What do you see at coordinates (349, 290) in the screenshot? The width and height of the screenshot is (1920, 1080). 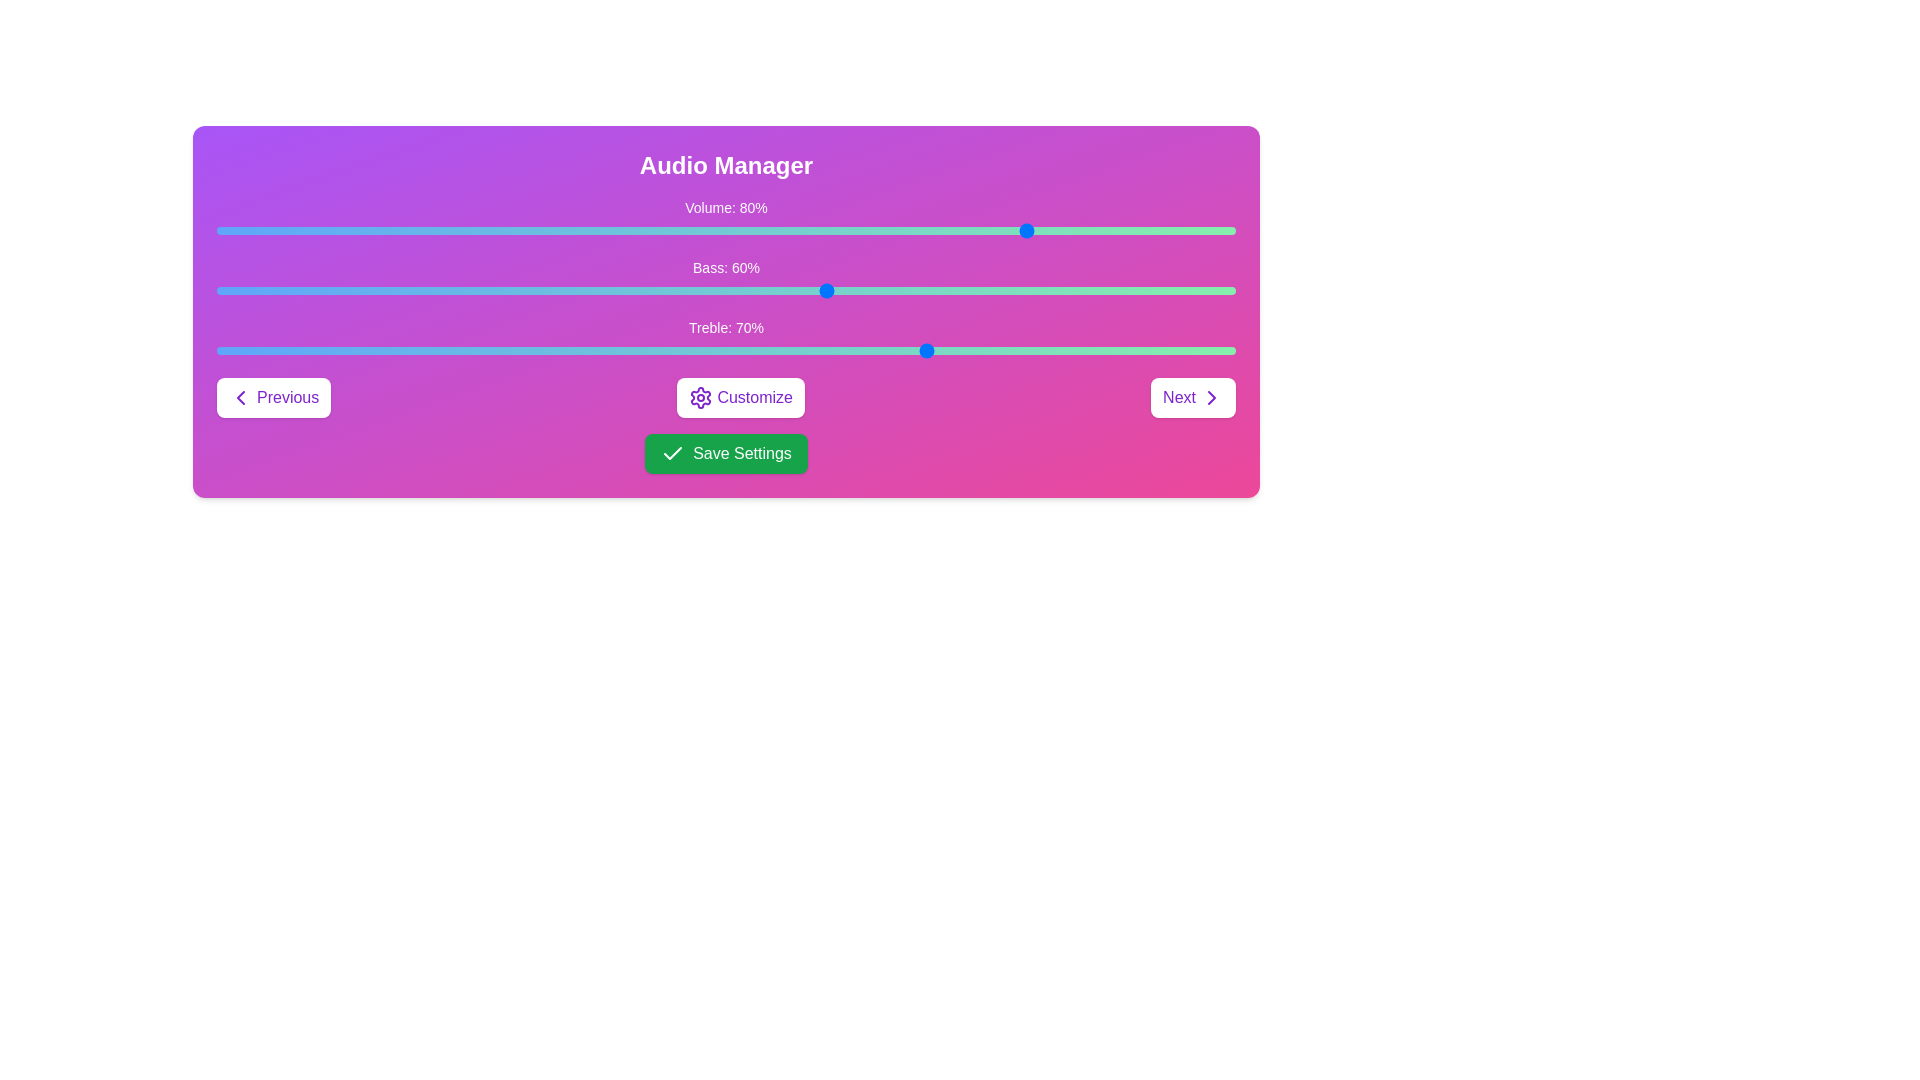 I see `bass level` at bounding box center [349, 290].